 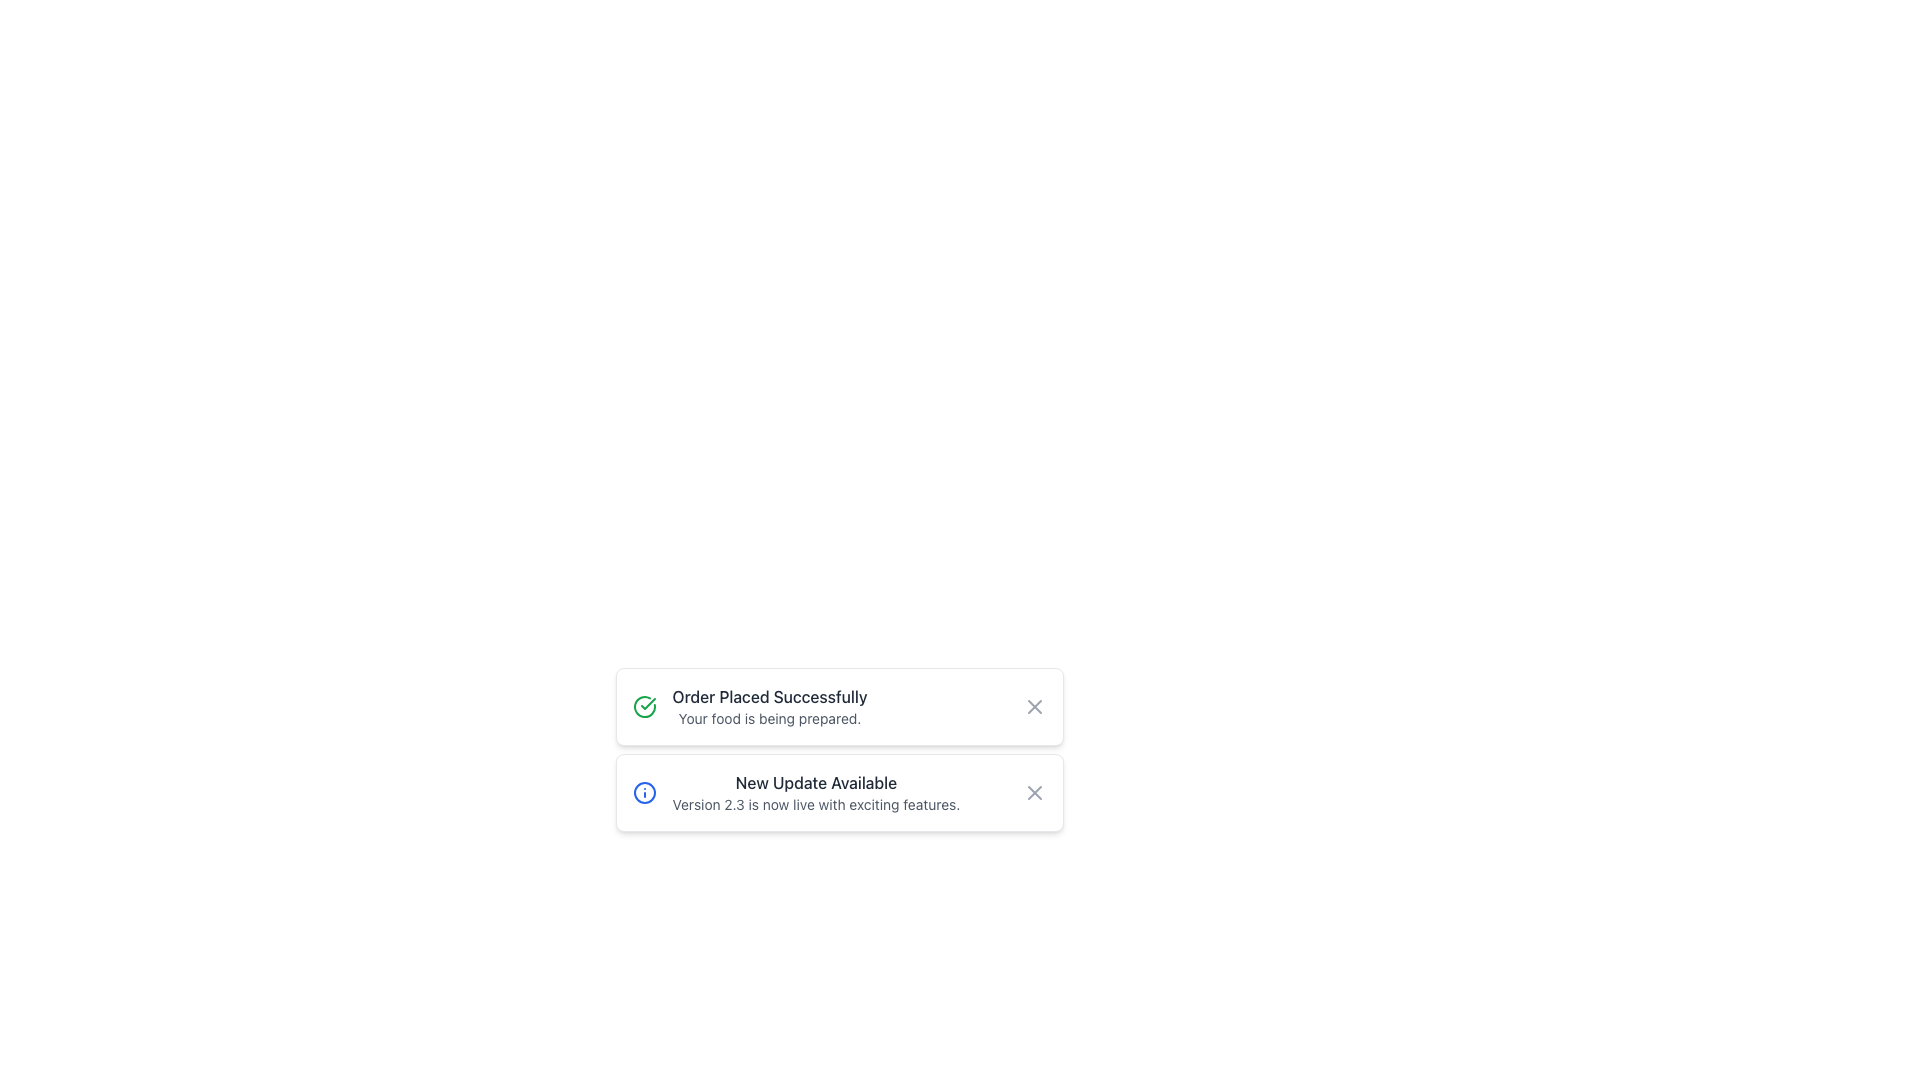 I want to click on the text block that displays 'Order Placed Successfully' and 'Your food is being prepared.' in a notification component, so click(x=768, y=705).